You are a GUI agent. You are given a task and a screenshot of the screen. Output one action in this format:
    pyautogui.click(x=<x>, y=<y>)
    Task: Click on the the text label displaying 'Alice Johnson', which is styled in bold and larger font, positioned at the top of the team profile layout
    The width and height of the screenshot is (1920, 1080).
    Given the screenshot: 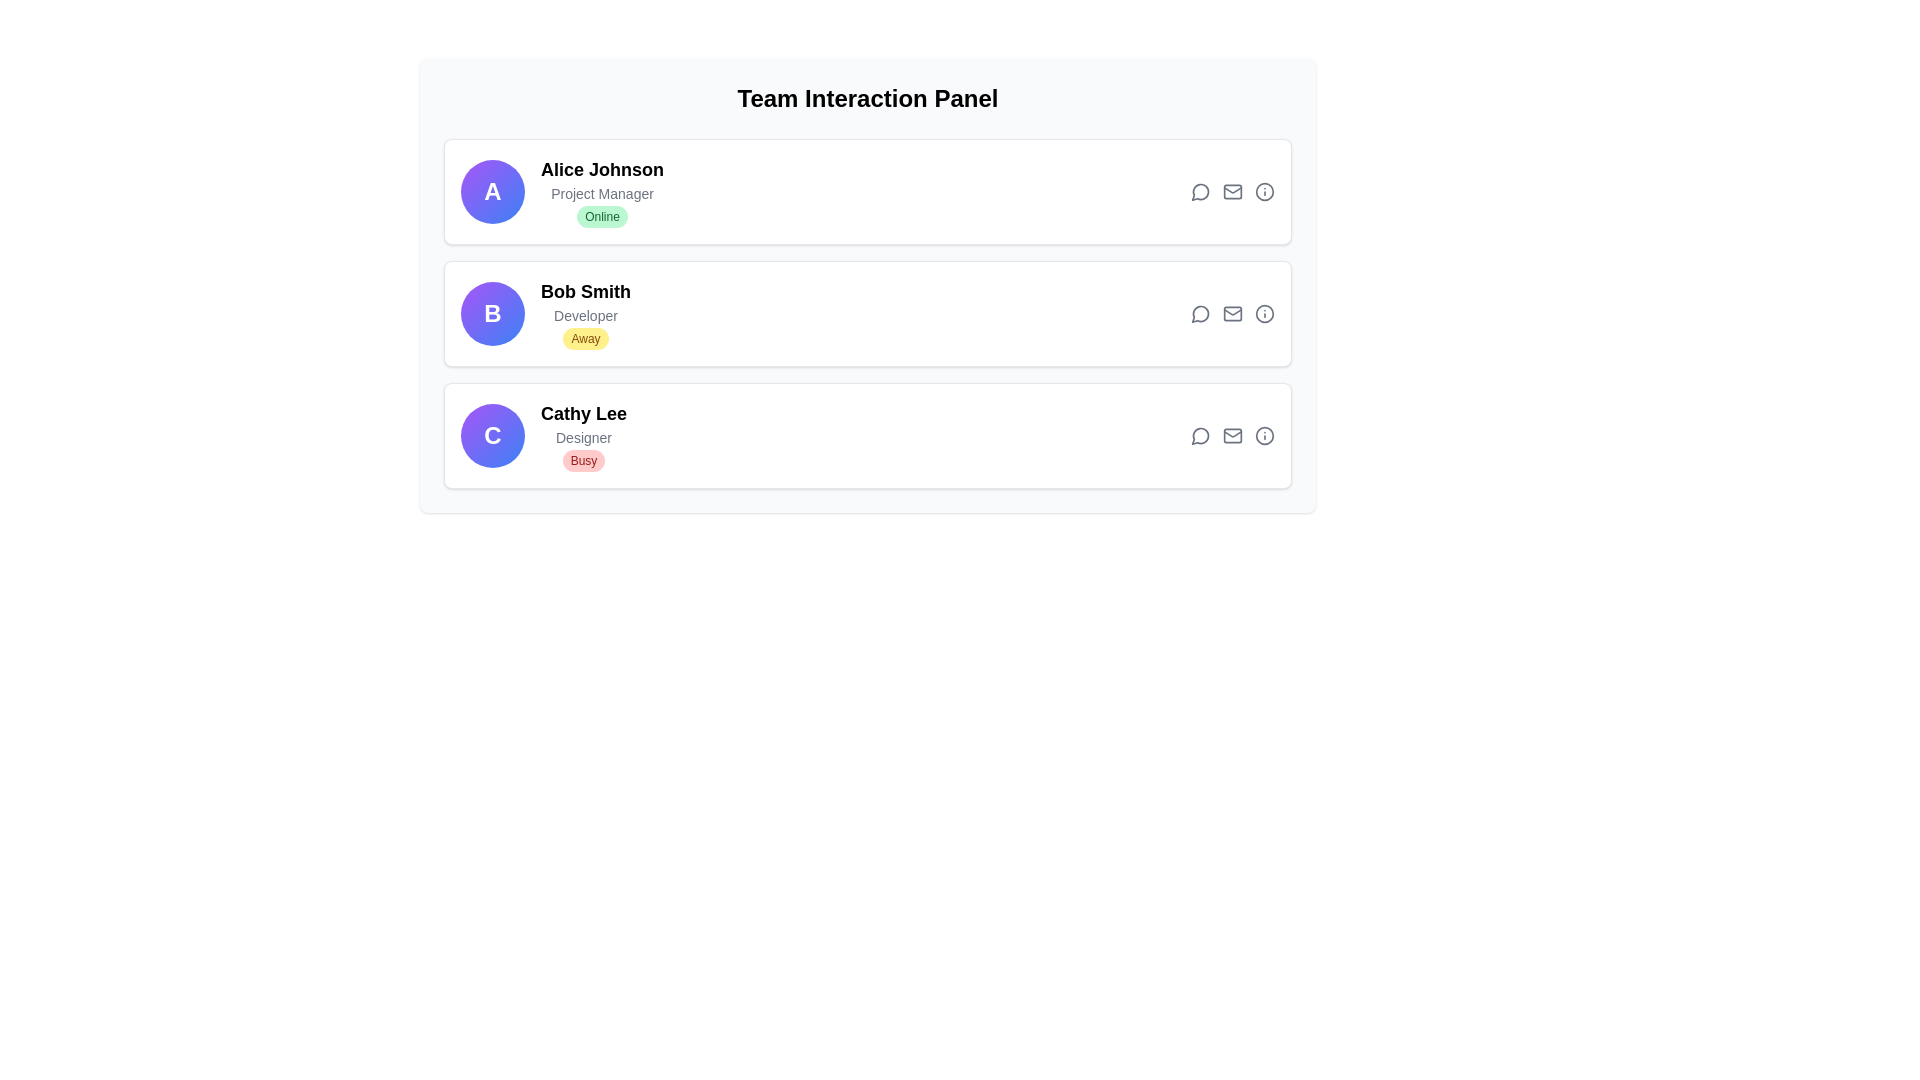 What is the action you would take?
    pyautogui.click(x=601, y=168)
    